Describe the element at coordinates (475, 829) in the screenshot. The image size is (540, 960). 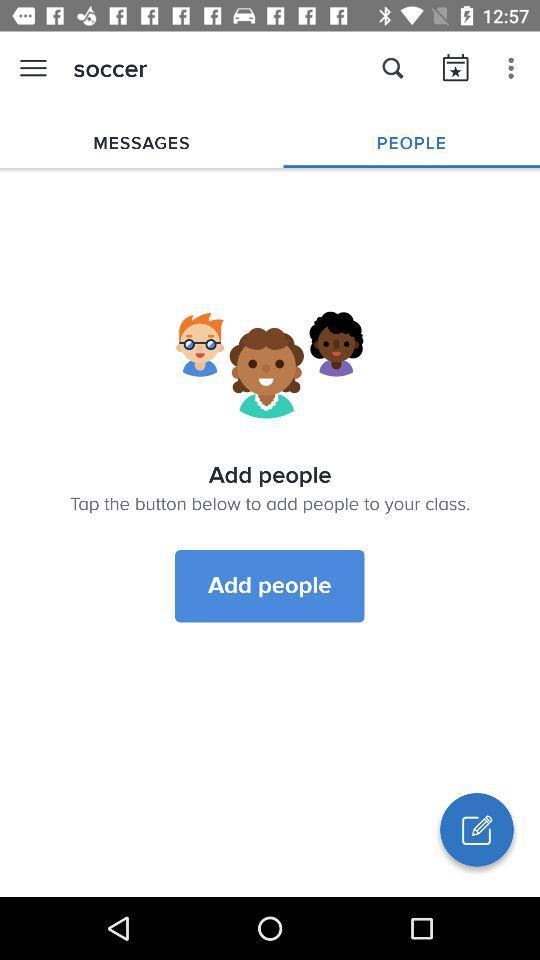
I see `write button` at that location.